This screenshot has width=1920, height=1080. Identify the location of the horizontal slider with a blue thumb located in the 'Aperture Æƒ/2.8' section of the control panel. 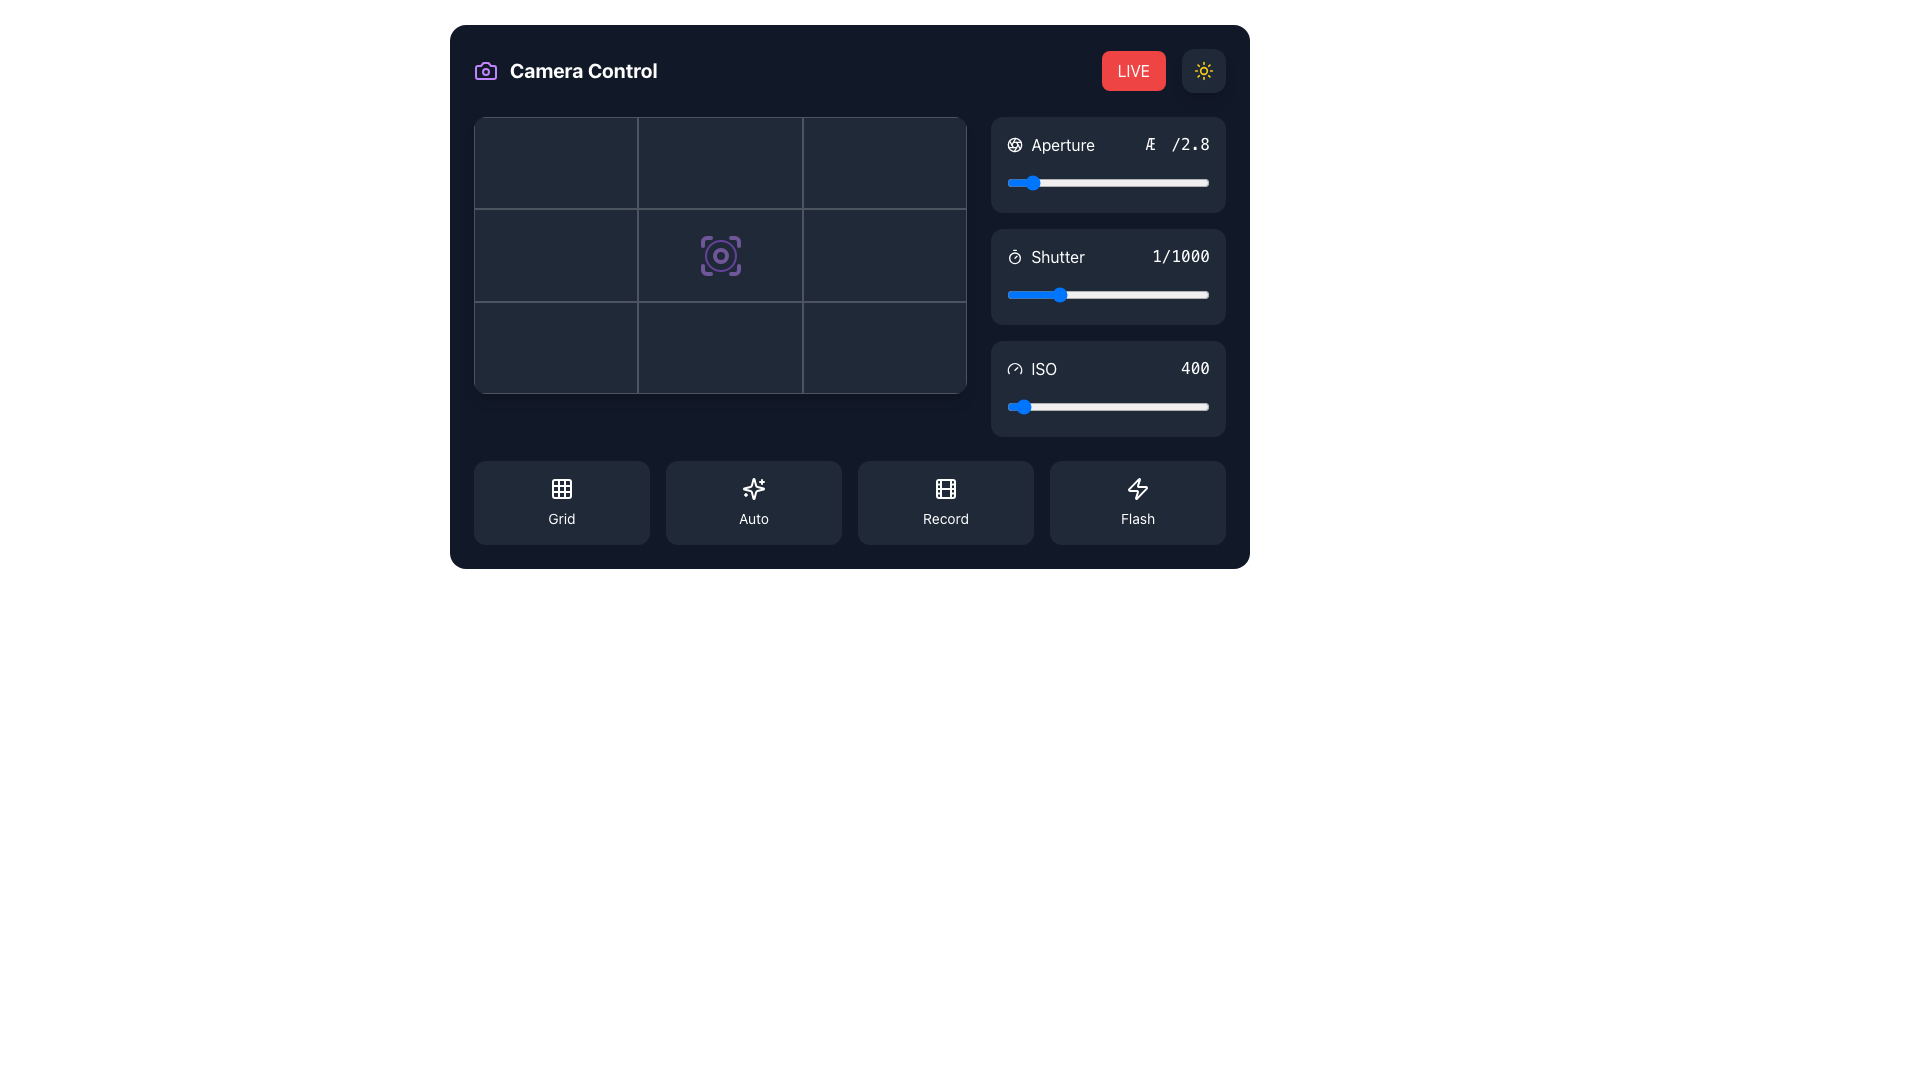
(1107, 182).